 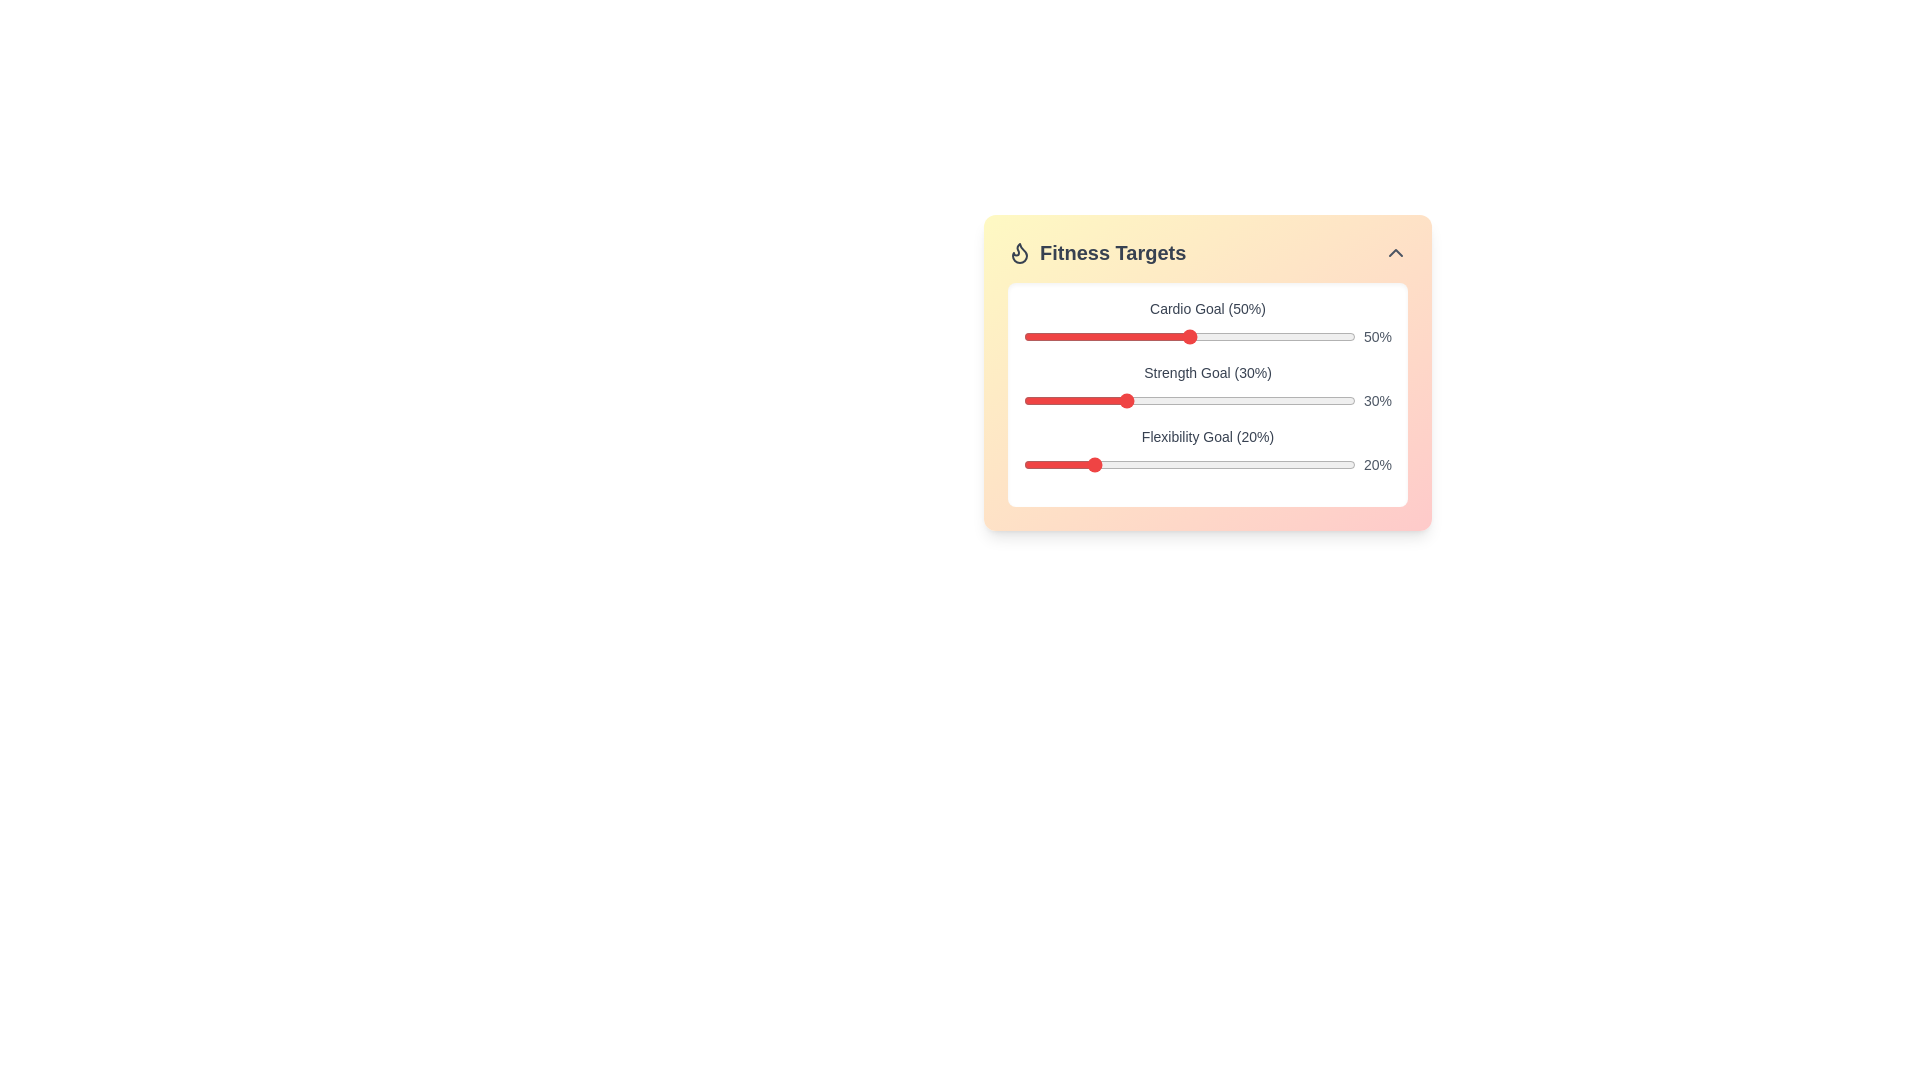 What do you see at coordinates (1395, 252) in the screenshot?
I see `toggle button to collapse or expand the Fitness Targets section` at bounding box center [1395, 252].